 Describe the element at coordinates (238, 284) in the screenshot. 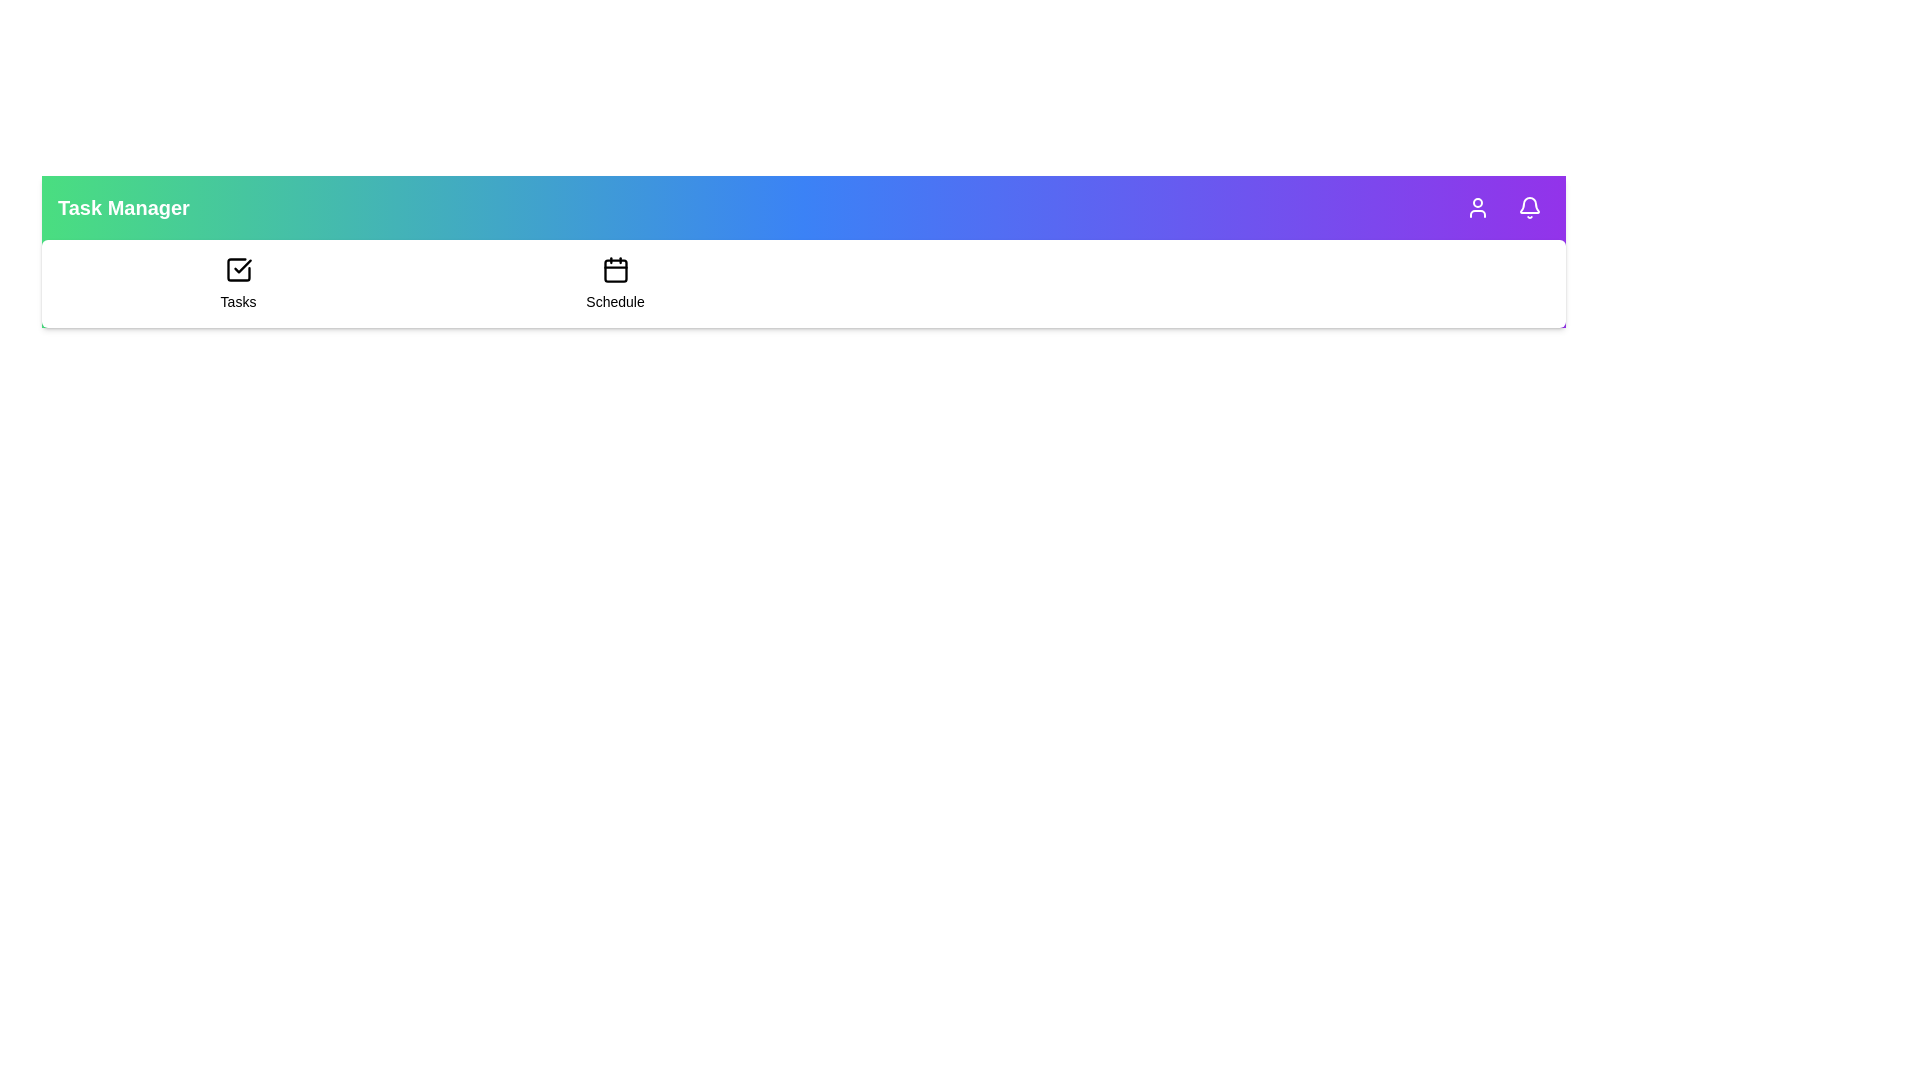

I see `the 'Tasks' item to select it` at that location.